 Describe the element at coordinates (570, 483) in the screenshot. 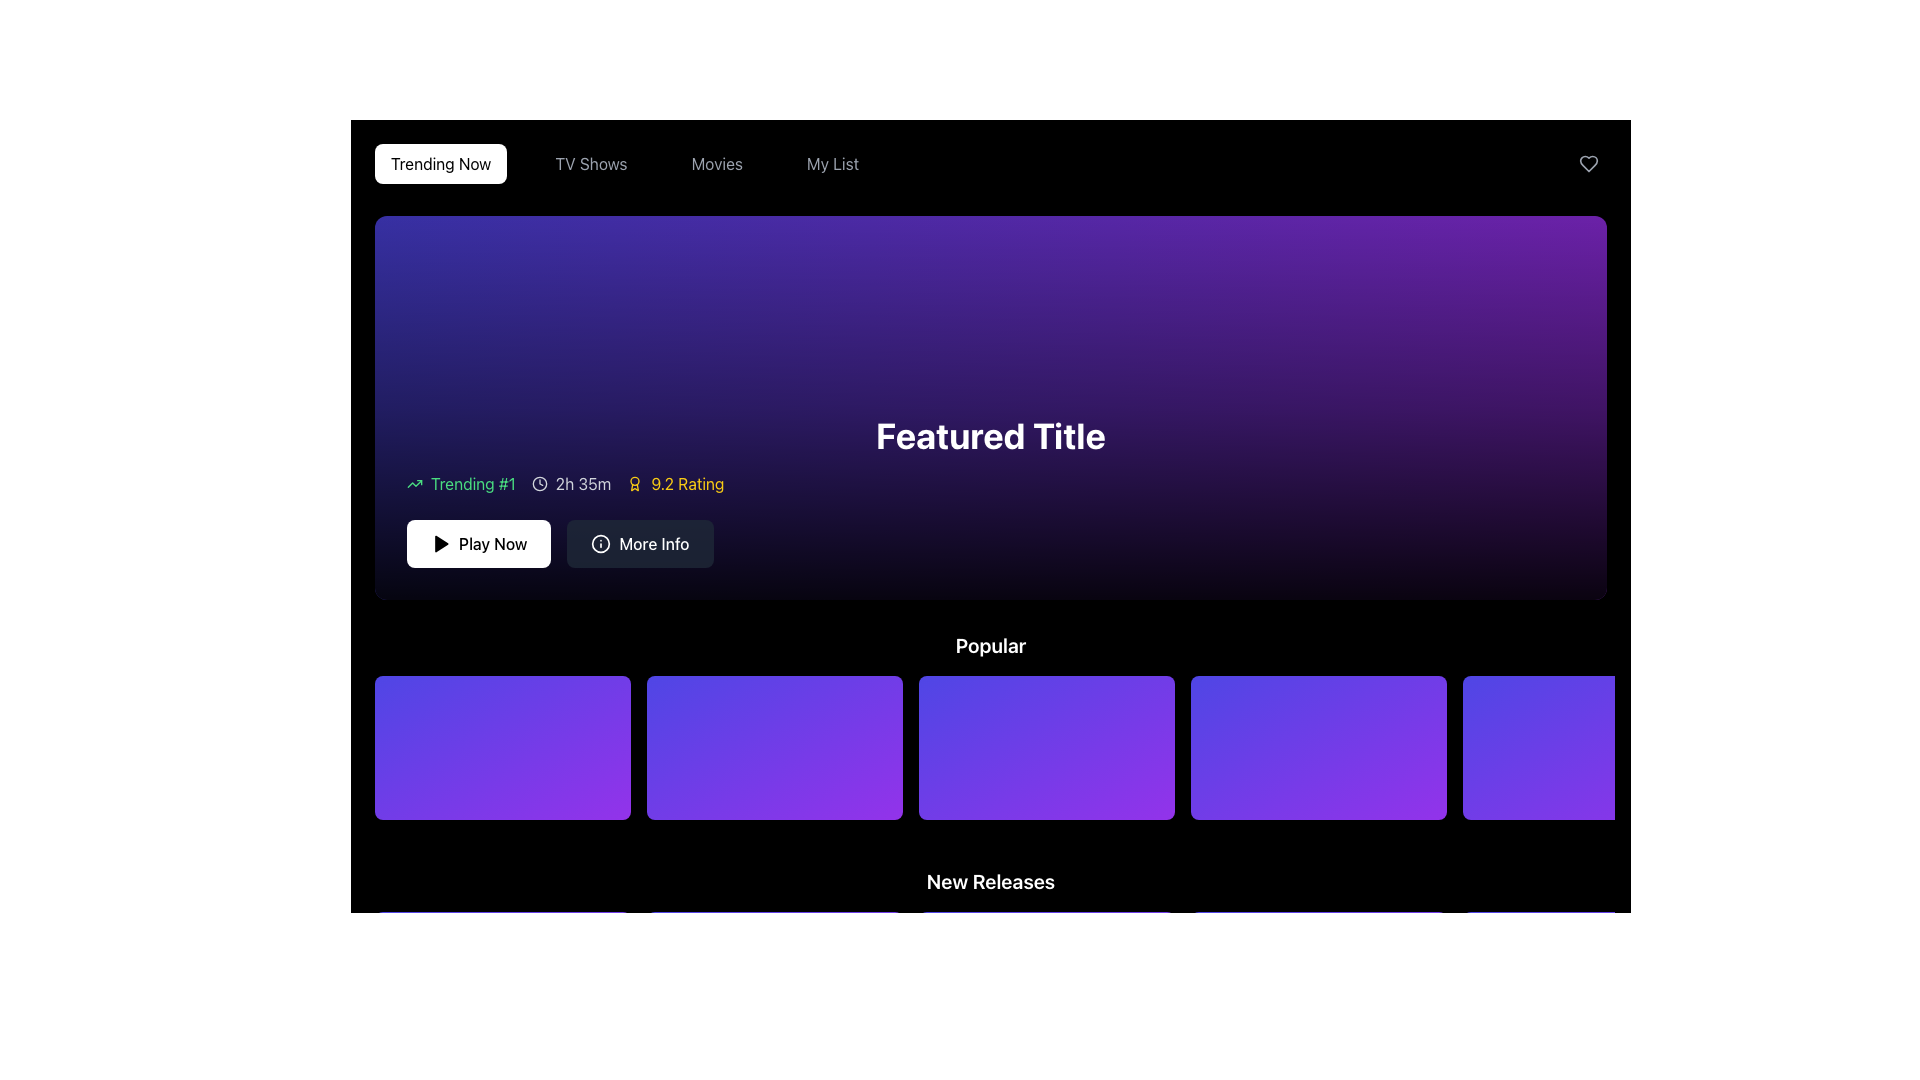

I see `the Text Label displaying the time duration, which is located between the 'Trending #1' label and the '9.2 Rating' label, under the heading 'Featured Title'` at that location.